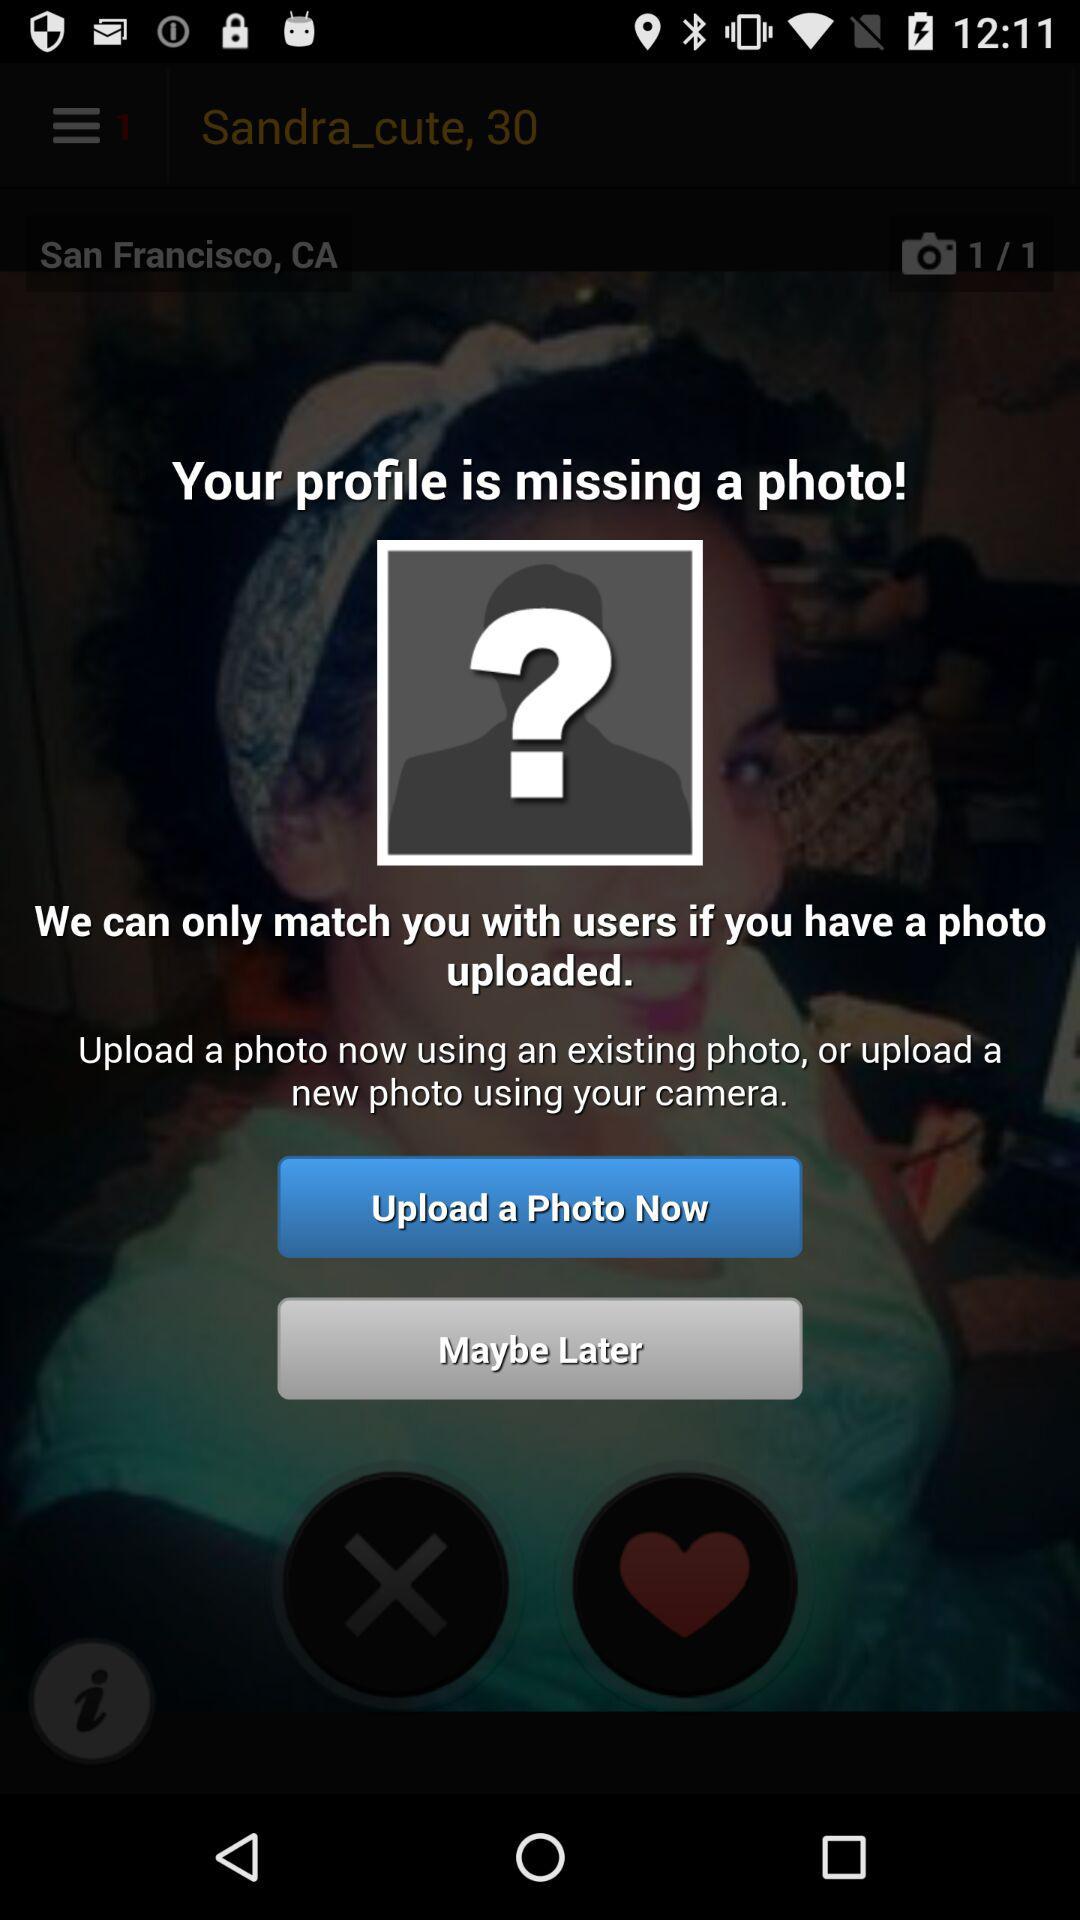  What do you see at coordinates (91, 1701) in the screenshot?
I see `the icon at the bottom left corner` at bounding box center [91, 1701].